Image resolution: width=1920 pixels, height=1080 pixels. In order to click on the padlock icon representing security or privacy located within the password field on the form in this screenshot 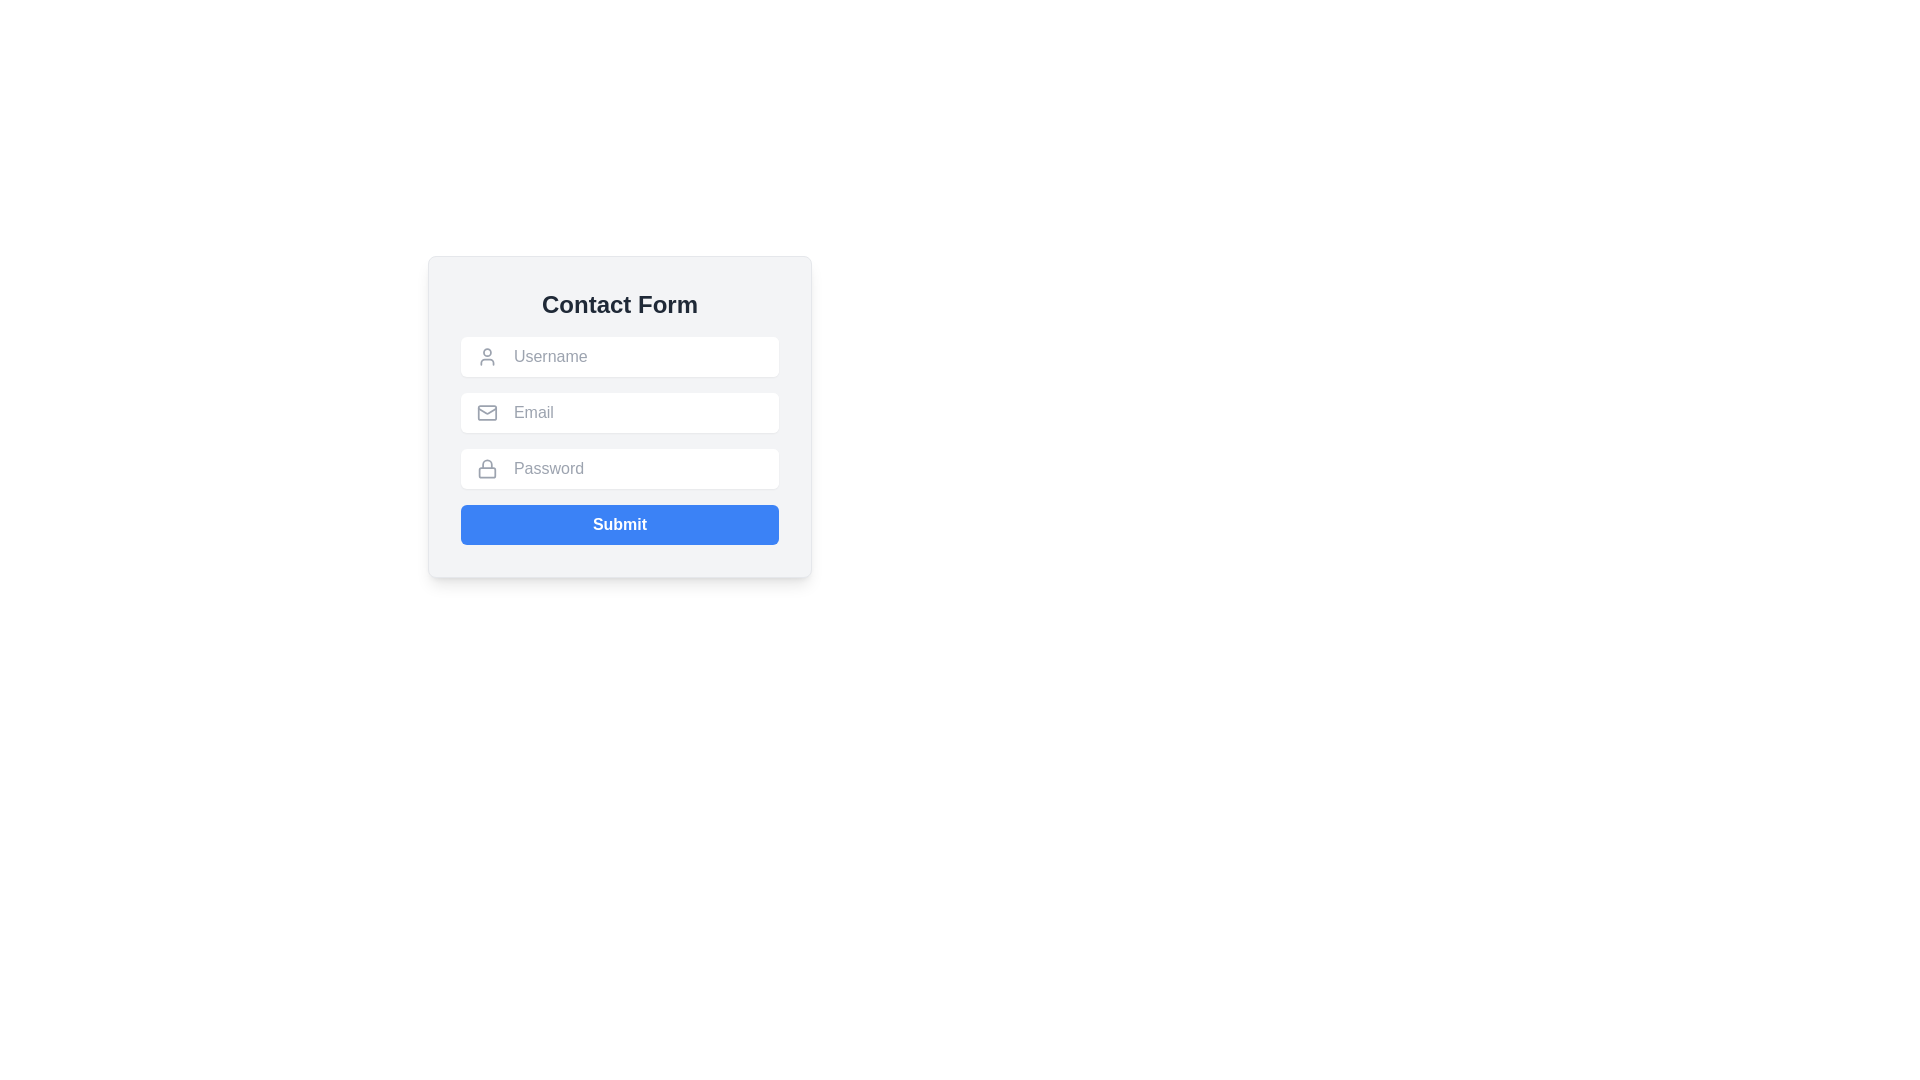, I will do `click(487, 472)`.